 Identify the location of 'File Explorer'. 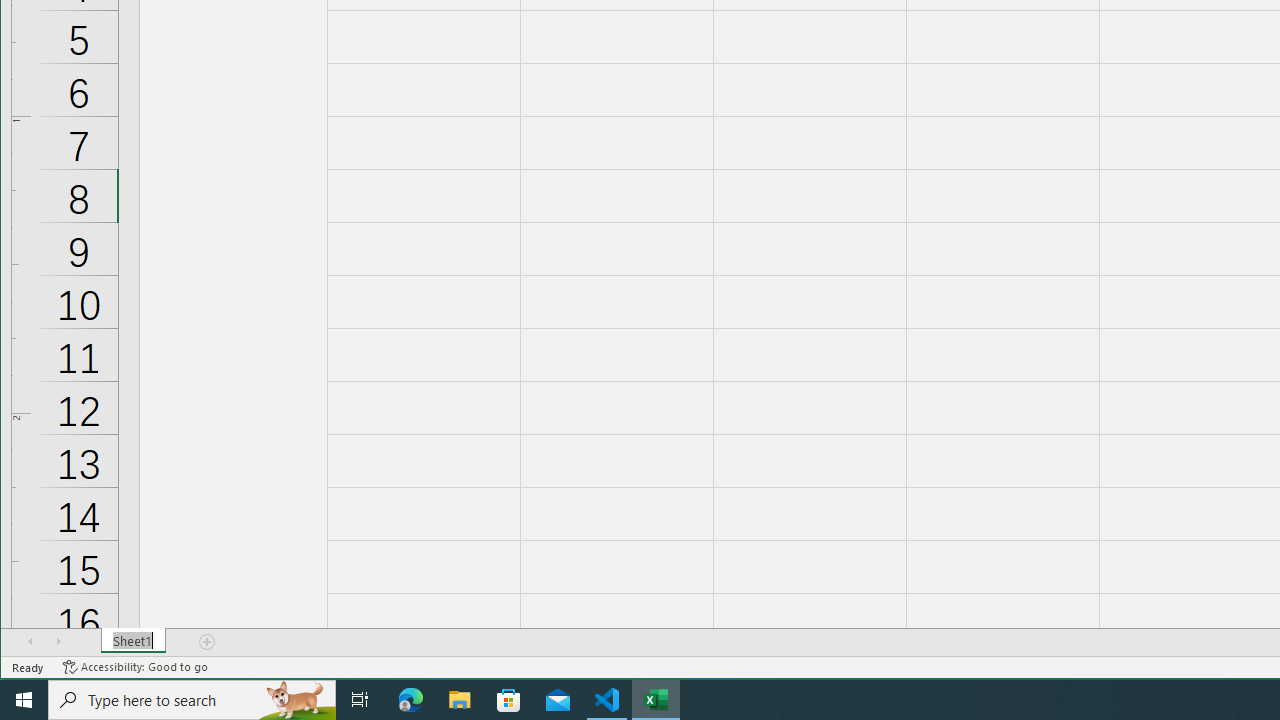
(459, 698).